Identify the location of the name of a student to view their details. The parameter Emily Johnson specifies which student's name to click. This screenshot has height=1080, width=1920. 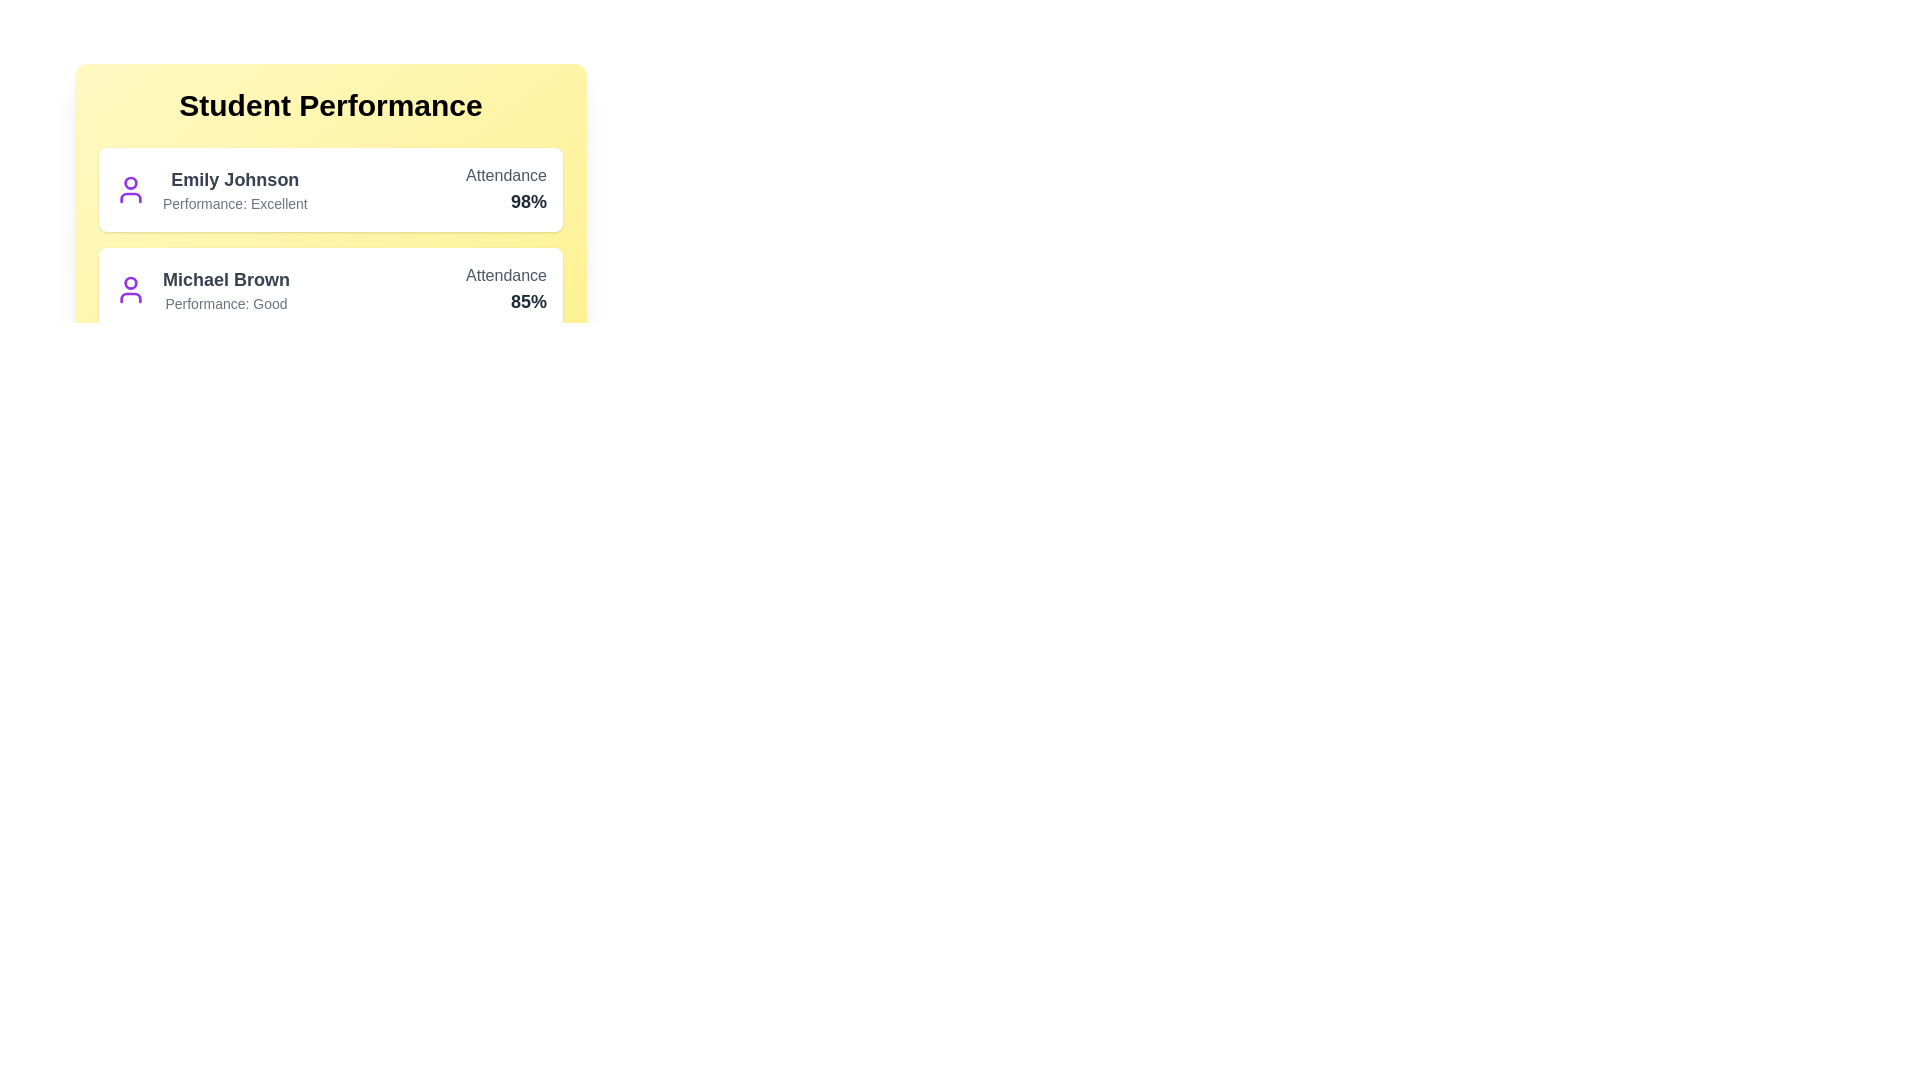
(235, 180).